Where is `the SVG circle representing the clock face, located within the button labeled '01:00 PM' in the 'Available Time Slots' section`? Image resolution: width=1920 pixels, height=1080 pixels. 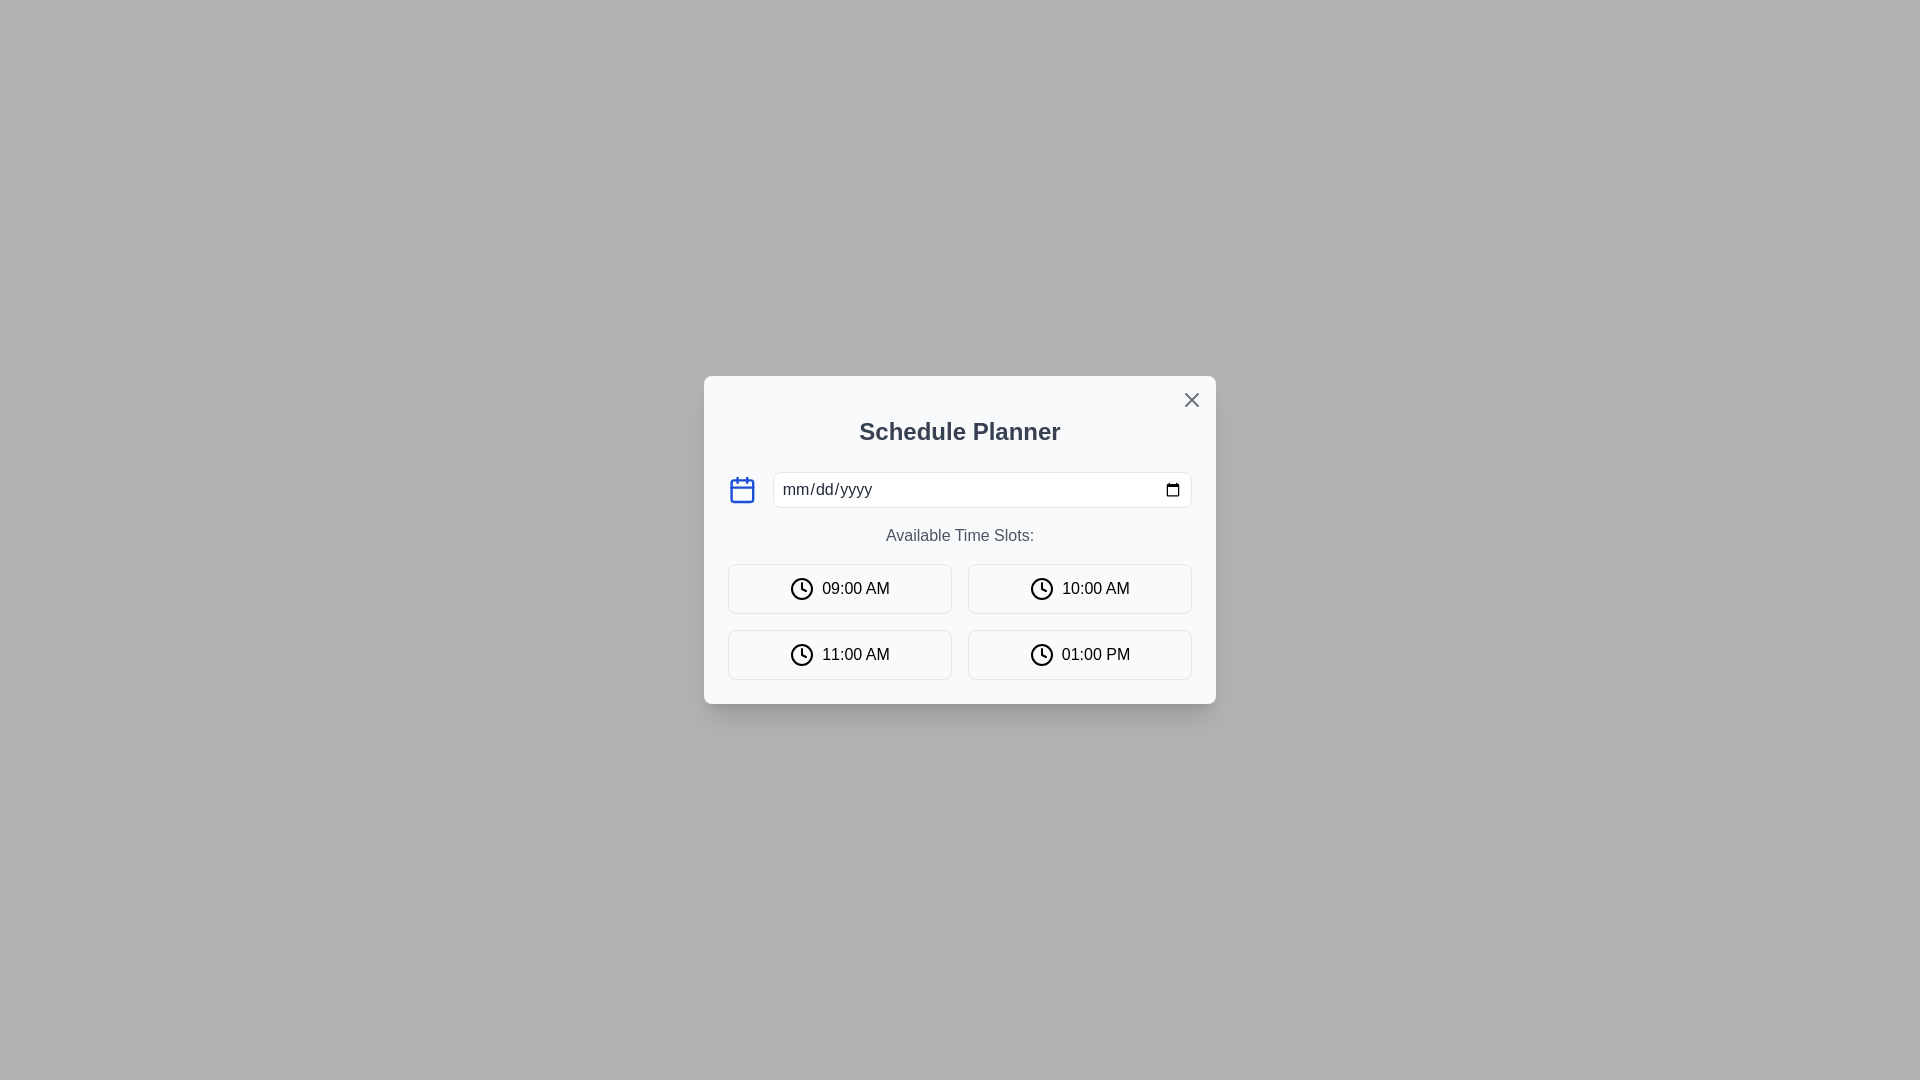 the SVG circle representing the clock face, located within the button labeled '01:00 PM' in the 'Available Time Slots' section is located at coordinates (1040, 655).